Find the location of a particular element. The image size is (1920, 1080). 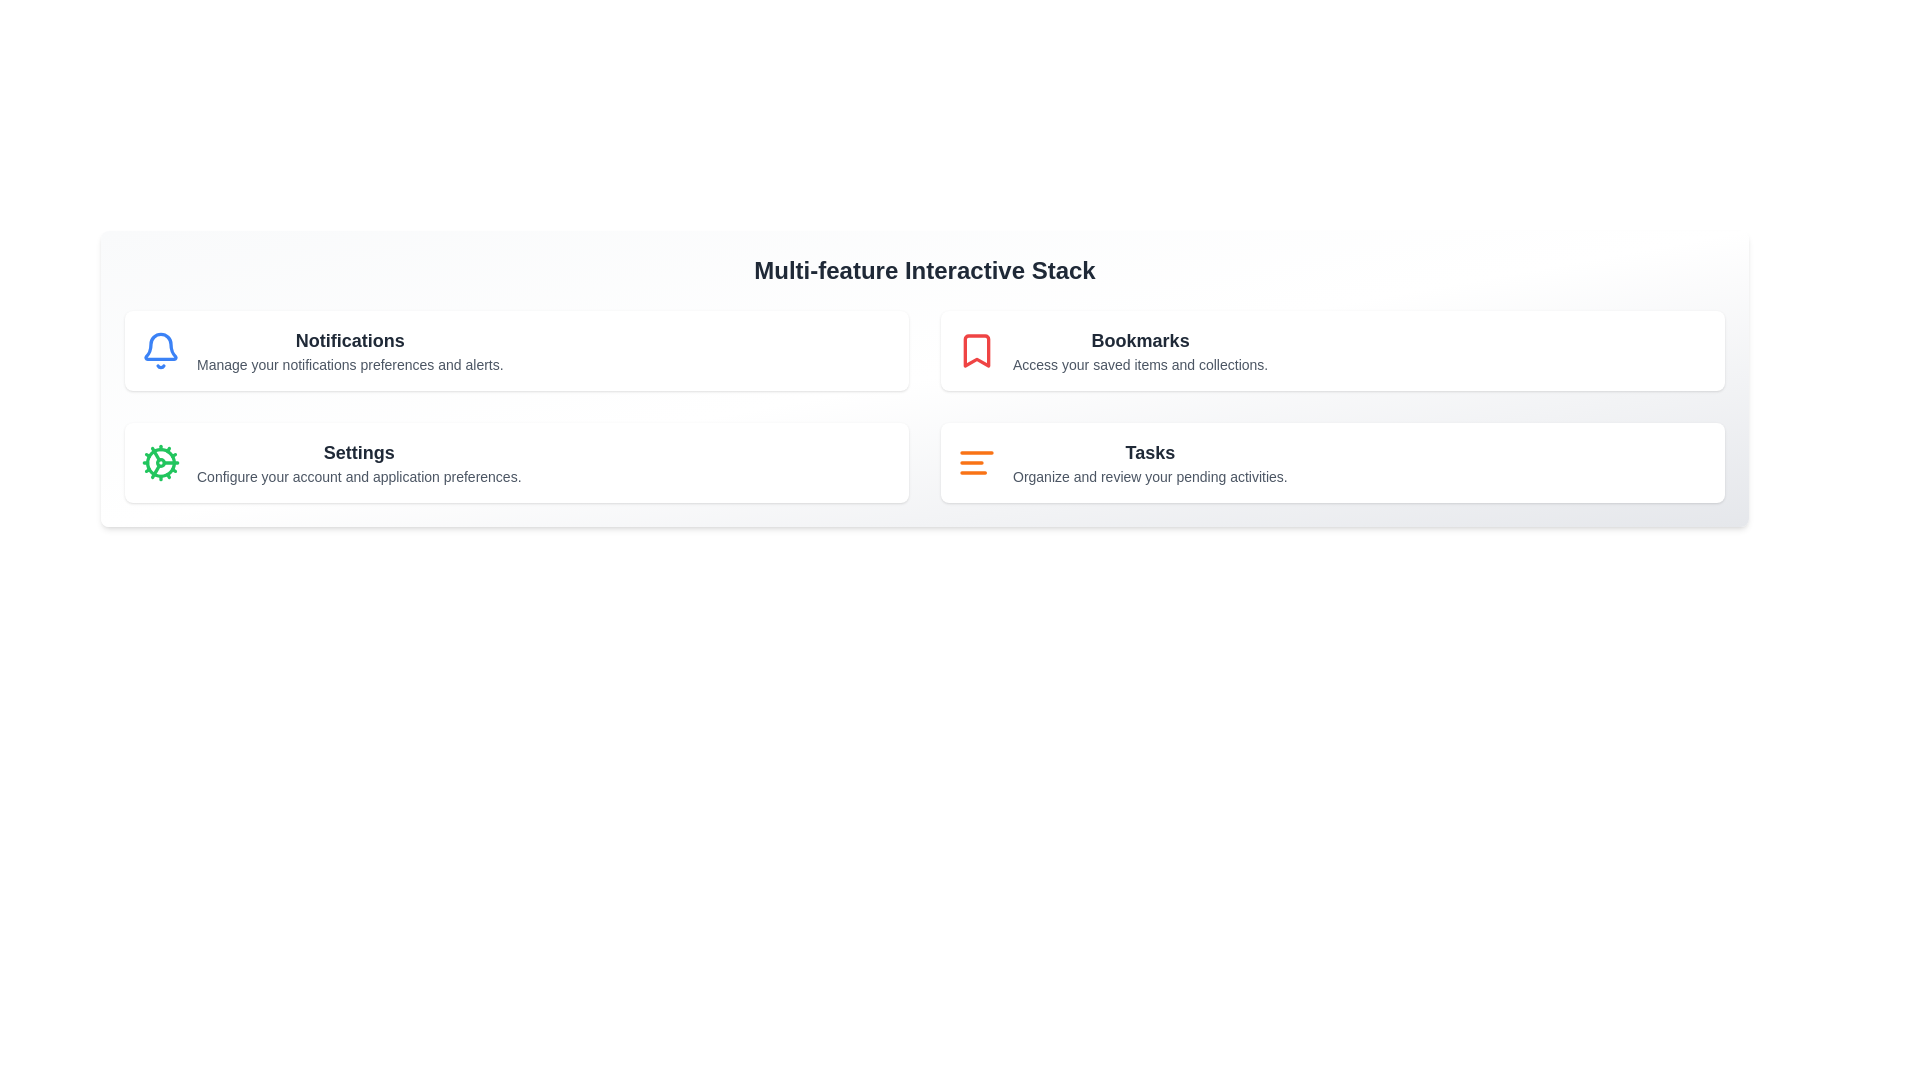

the 'Tasks' informational card, which is the fourth item in a grid layout, located to the right of the 'Settings' box and below the 'Bookmarks' box is located at coordinates (1333, 462).